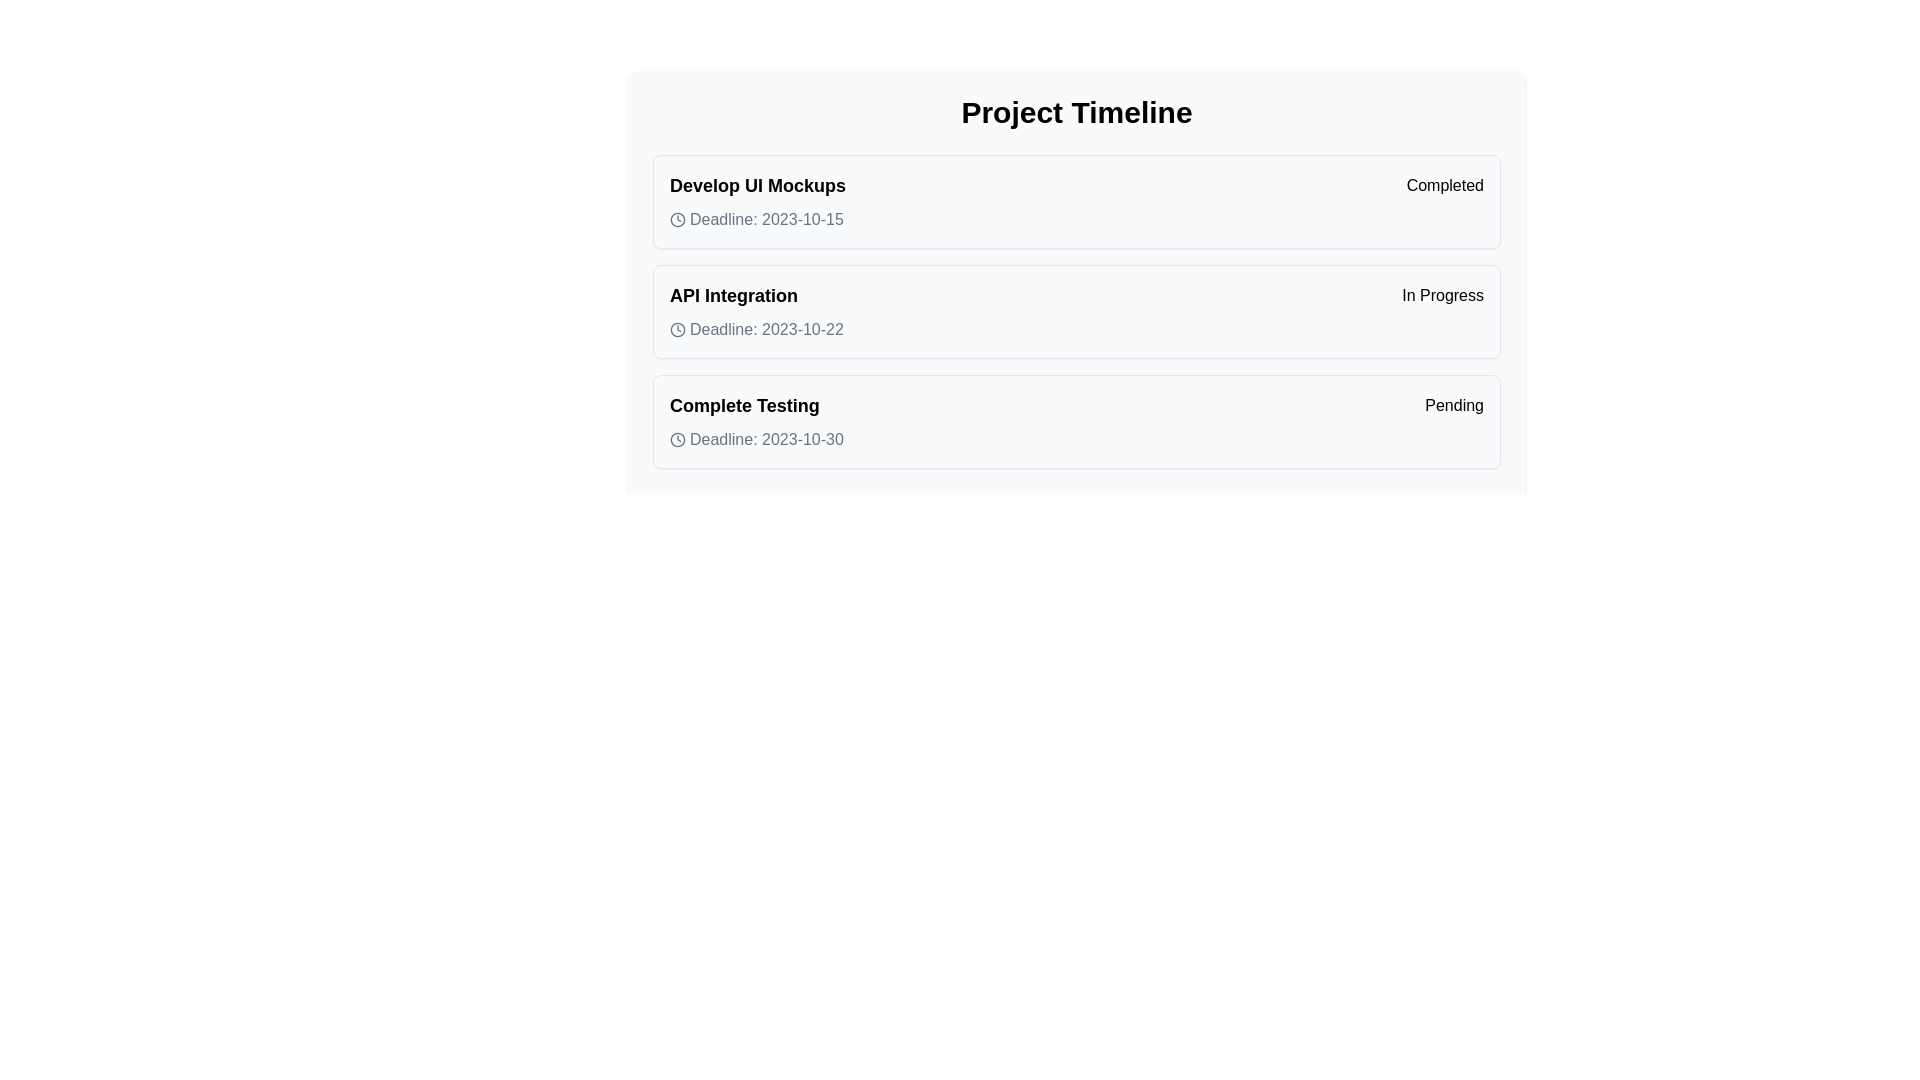  Describe the element at coordinates (1445, 185) in the screenshot. I see `the completion badge for the task 'Develop UI Mockups'` at that location.